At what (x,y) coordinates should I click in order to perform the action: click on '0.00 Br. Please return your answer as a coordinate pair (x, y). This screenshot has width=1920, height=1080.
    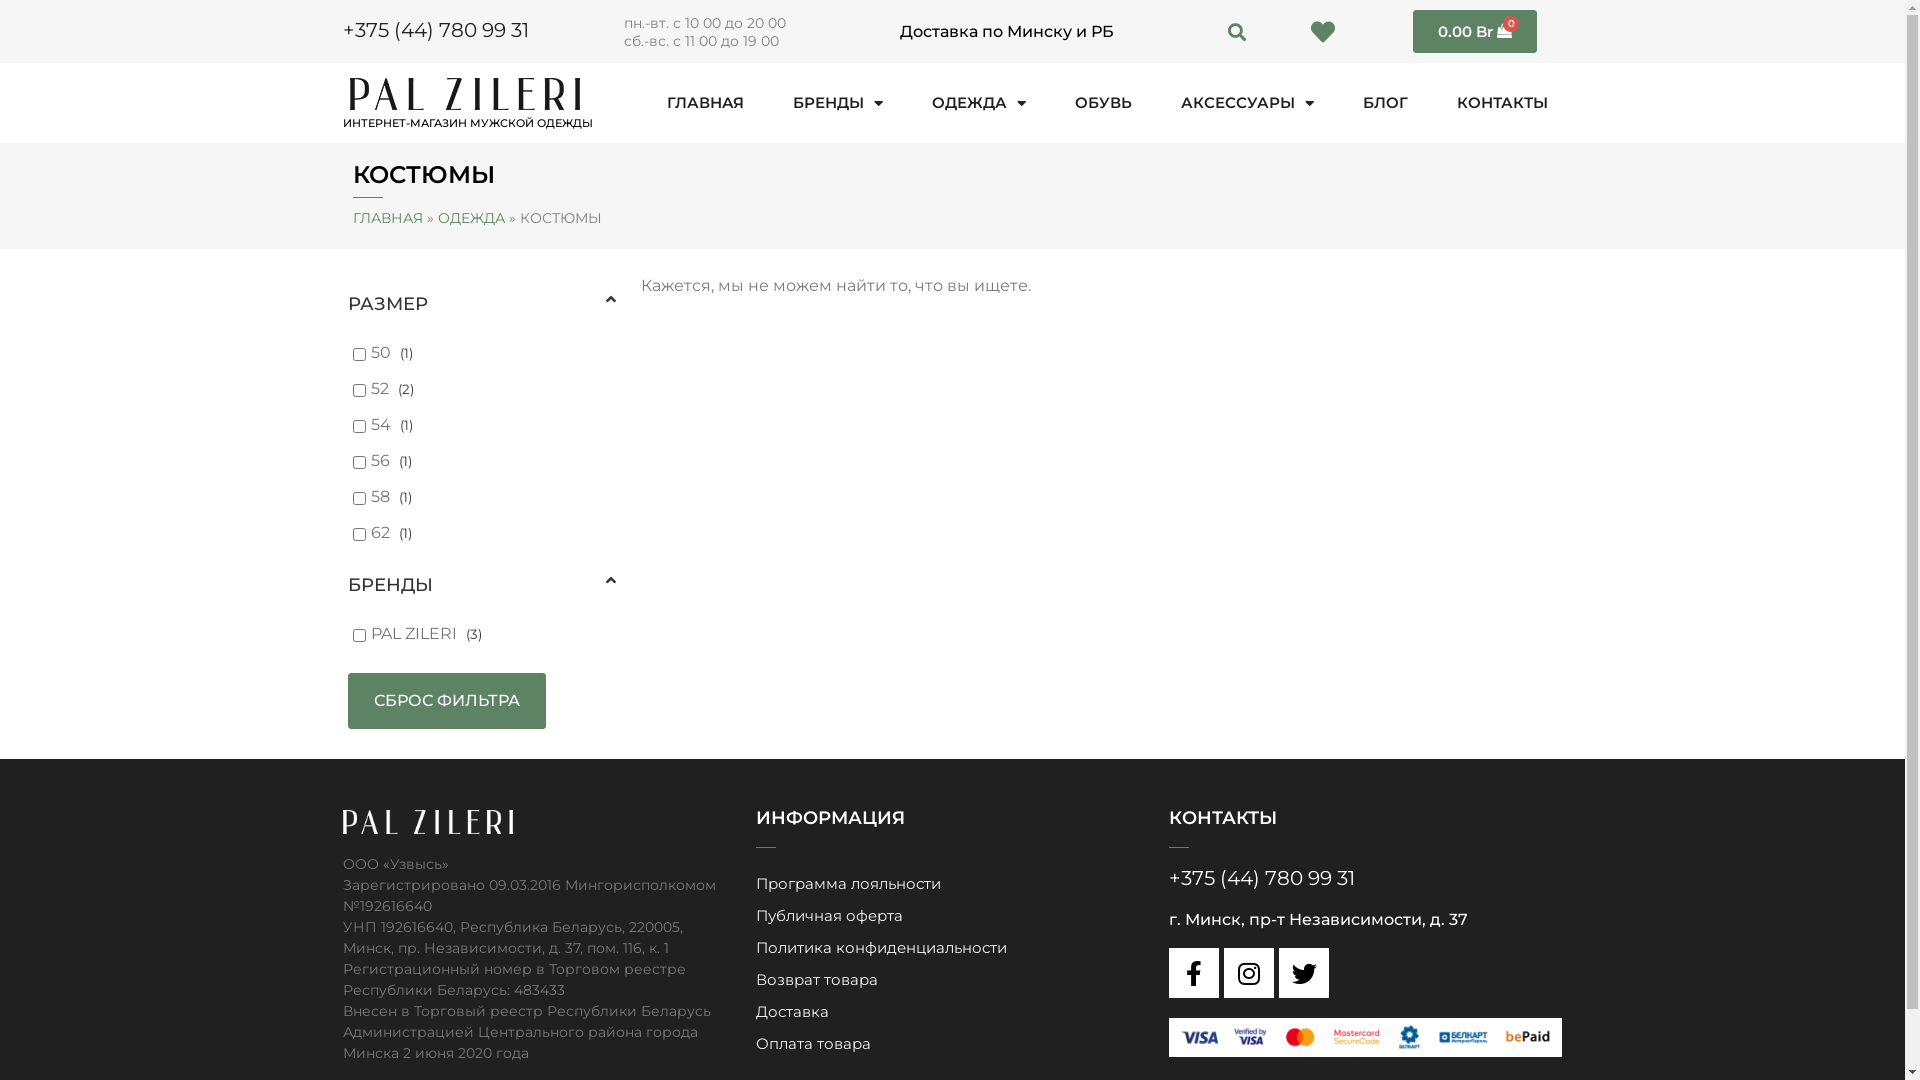
    Looking at the image, I should click on (1475, 31).